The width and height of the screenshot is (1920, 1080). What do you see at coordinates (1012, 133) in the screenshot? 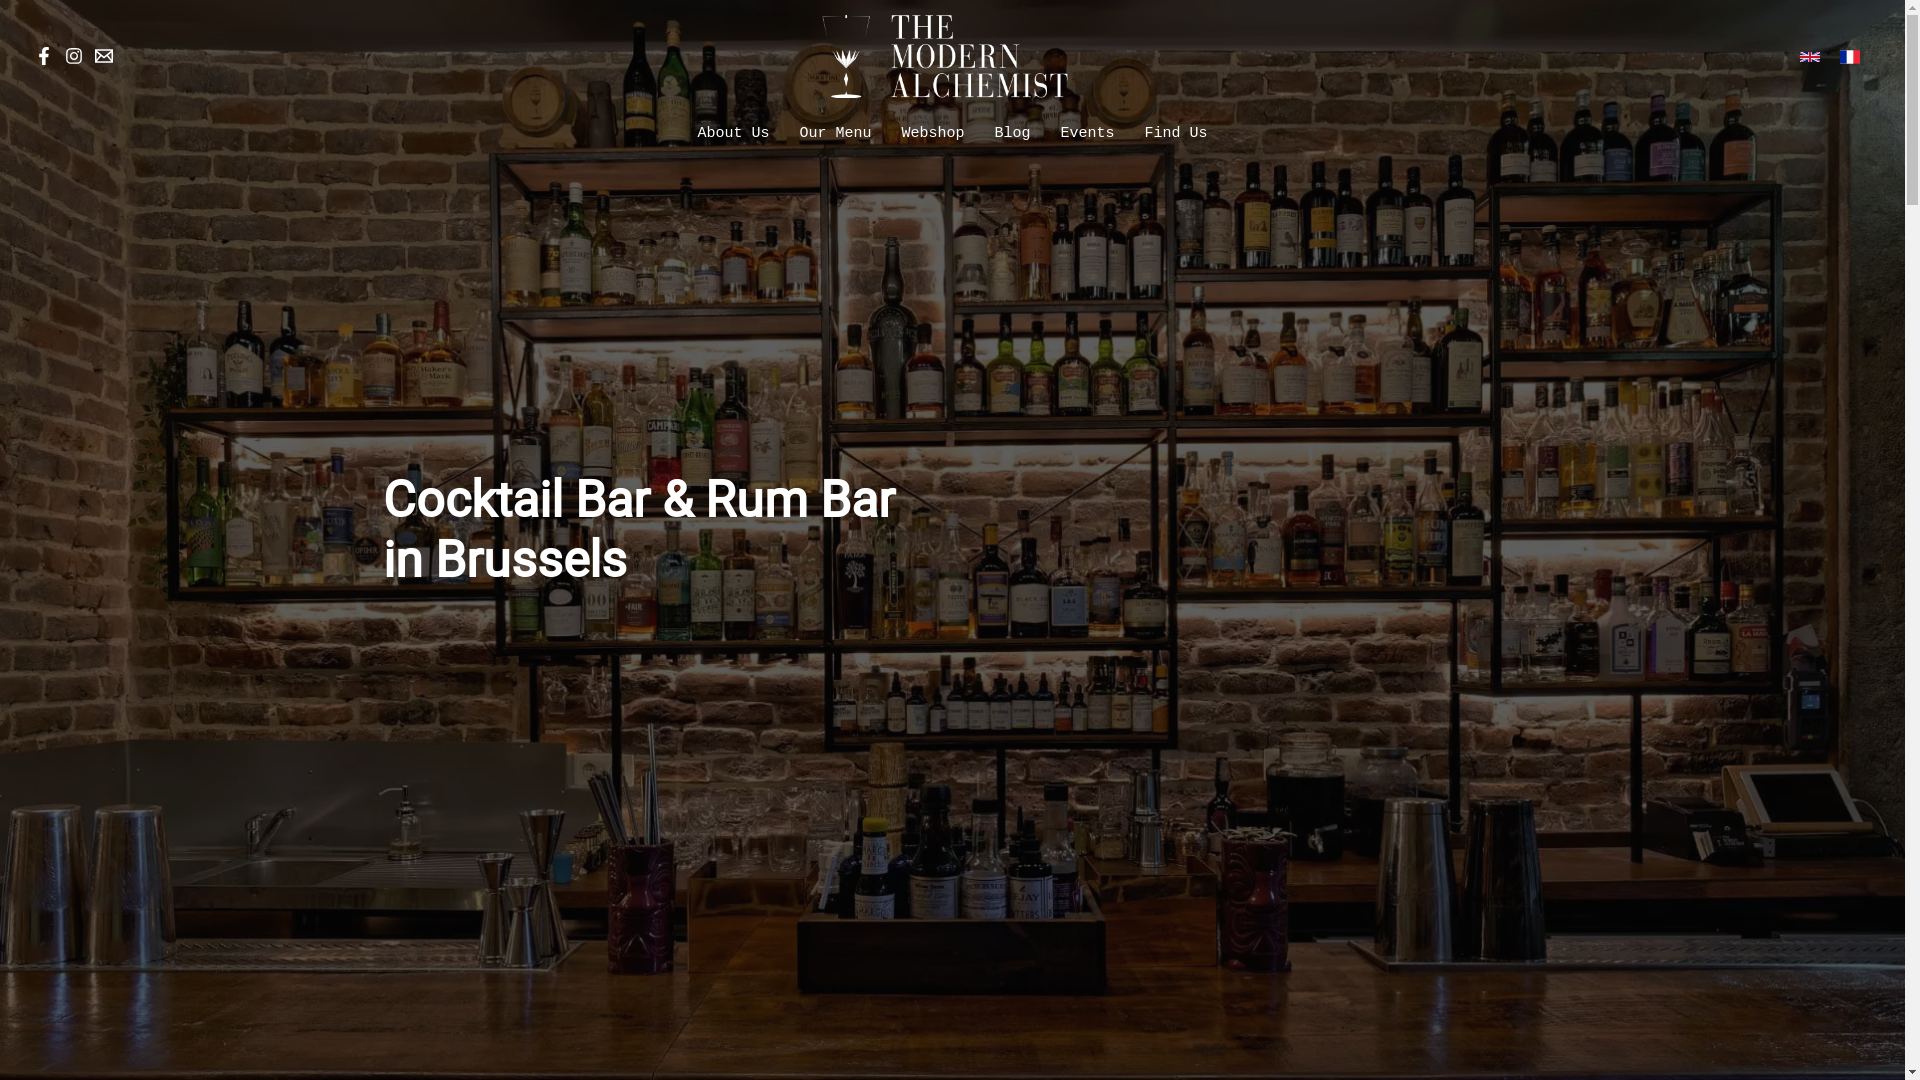
I see `'Blog'` at bounding box center [1012, 133].